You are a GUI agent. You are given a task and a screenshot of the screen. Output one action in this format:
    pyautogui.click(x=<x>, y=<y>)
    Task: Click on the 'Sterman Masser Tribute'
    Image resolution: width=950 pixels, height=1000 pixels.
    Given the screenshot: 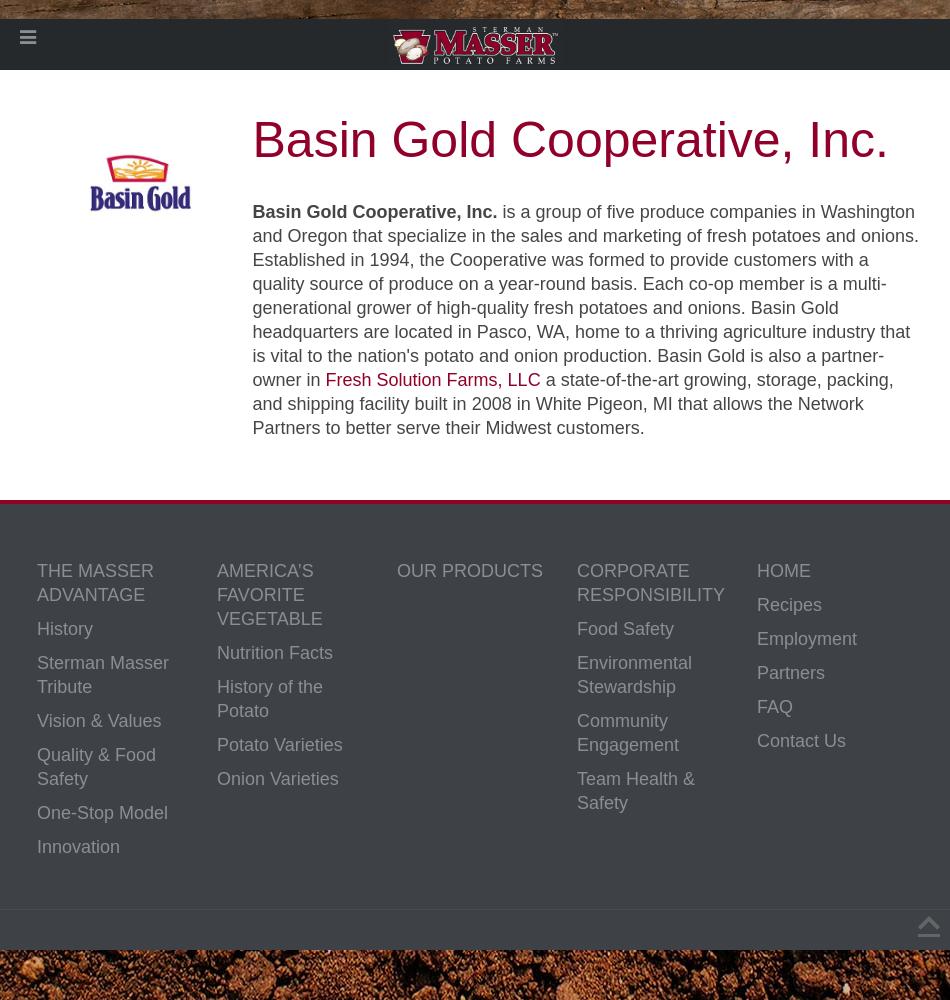 What is the action you would take?
    pyautogui.click(x=102, y=675)
    